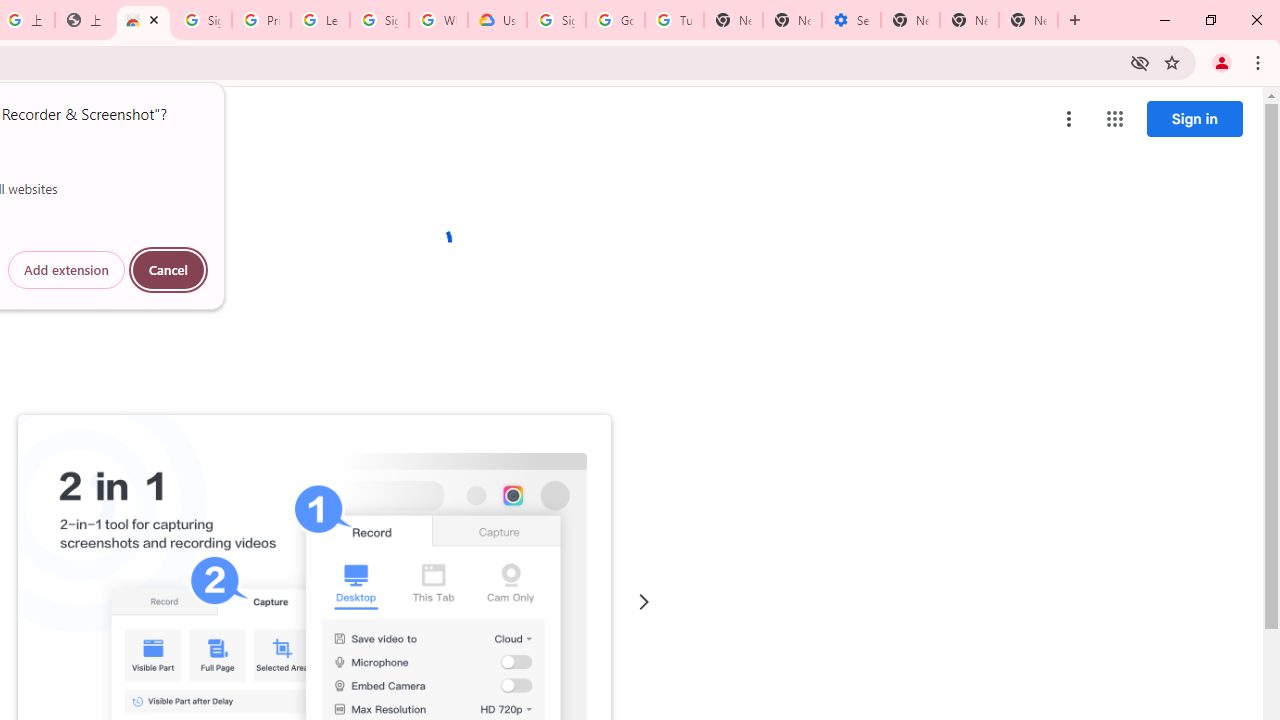  Describe the element at coordinates (1068, 119) in the screenshot. I see `'More options menu'` at that location.